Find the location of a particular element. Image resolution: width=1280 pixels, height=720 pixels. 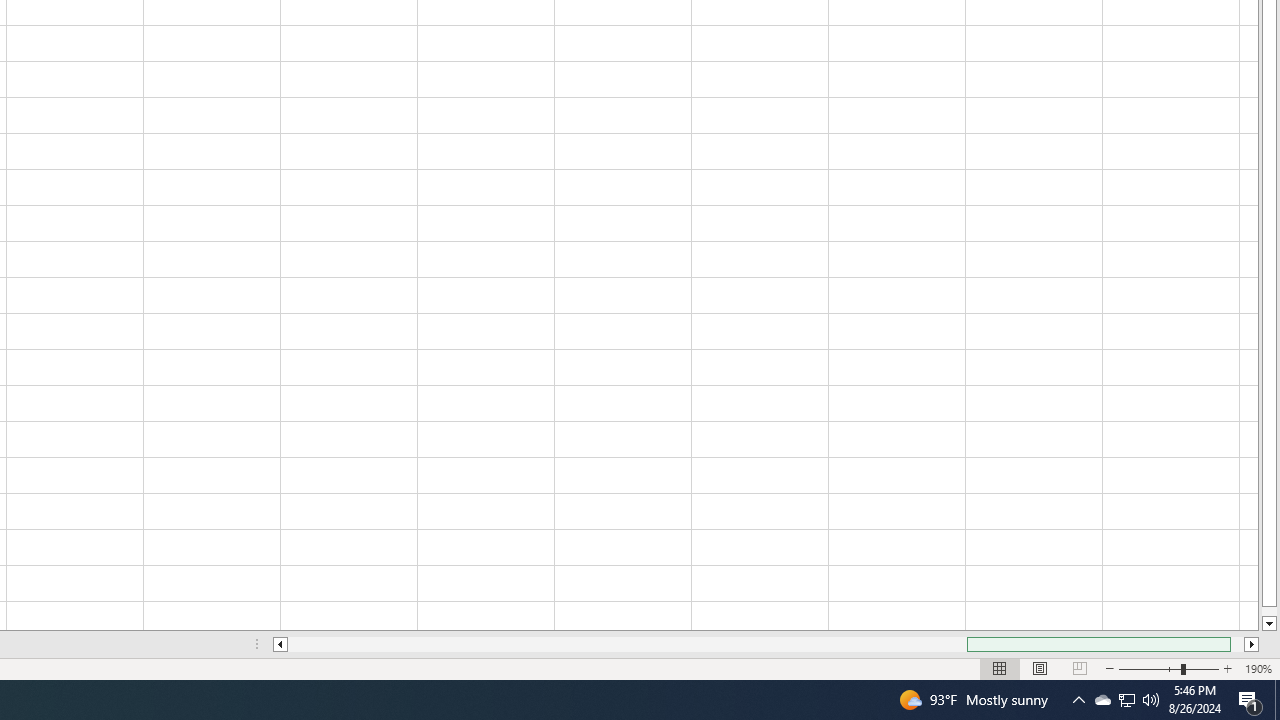

'Normal' is located at coordinates (1000, 669).